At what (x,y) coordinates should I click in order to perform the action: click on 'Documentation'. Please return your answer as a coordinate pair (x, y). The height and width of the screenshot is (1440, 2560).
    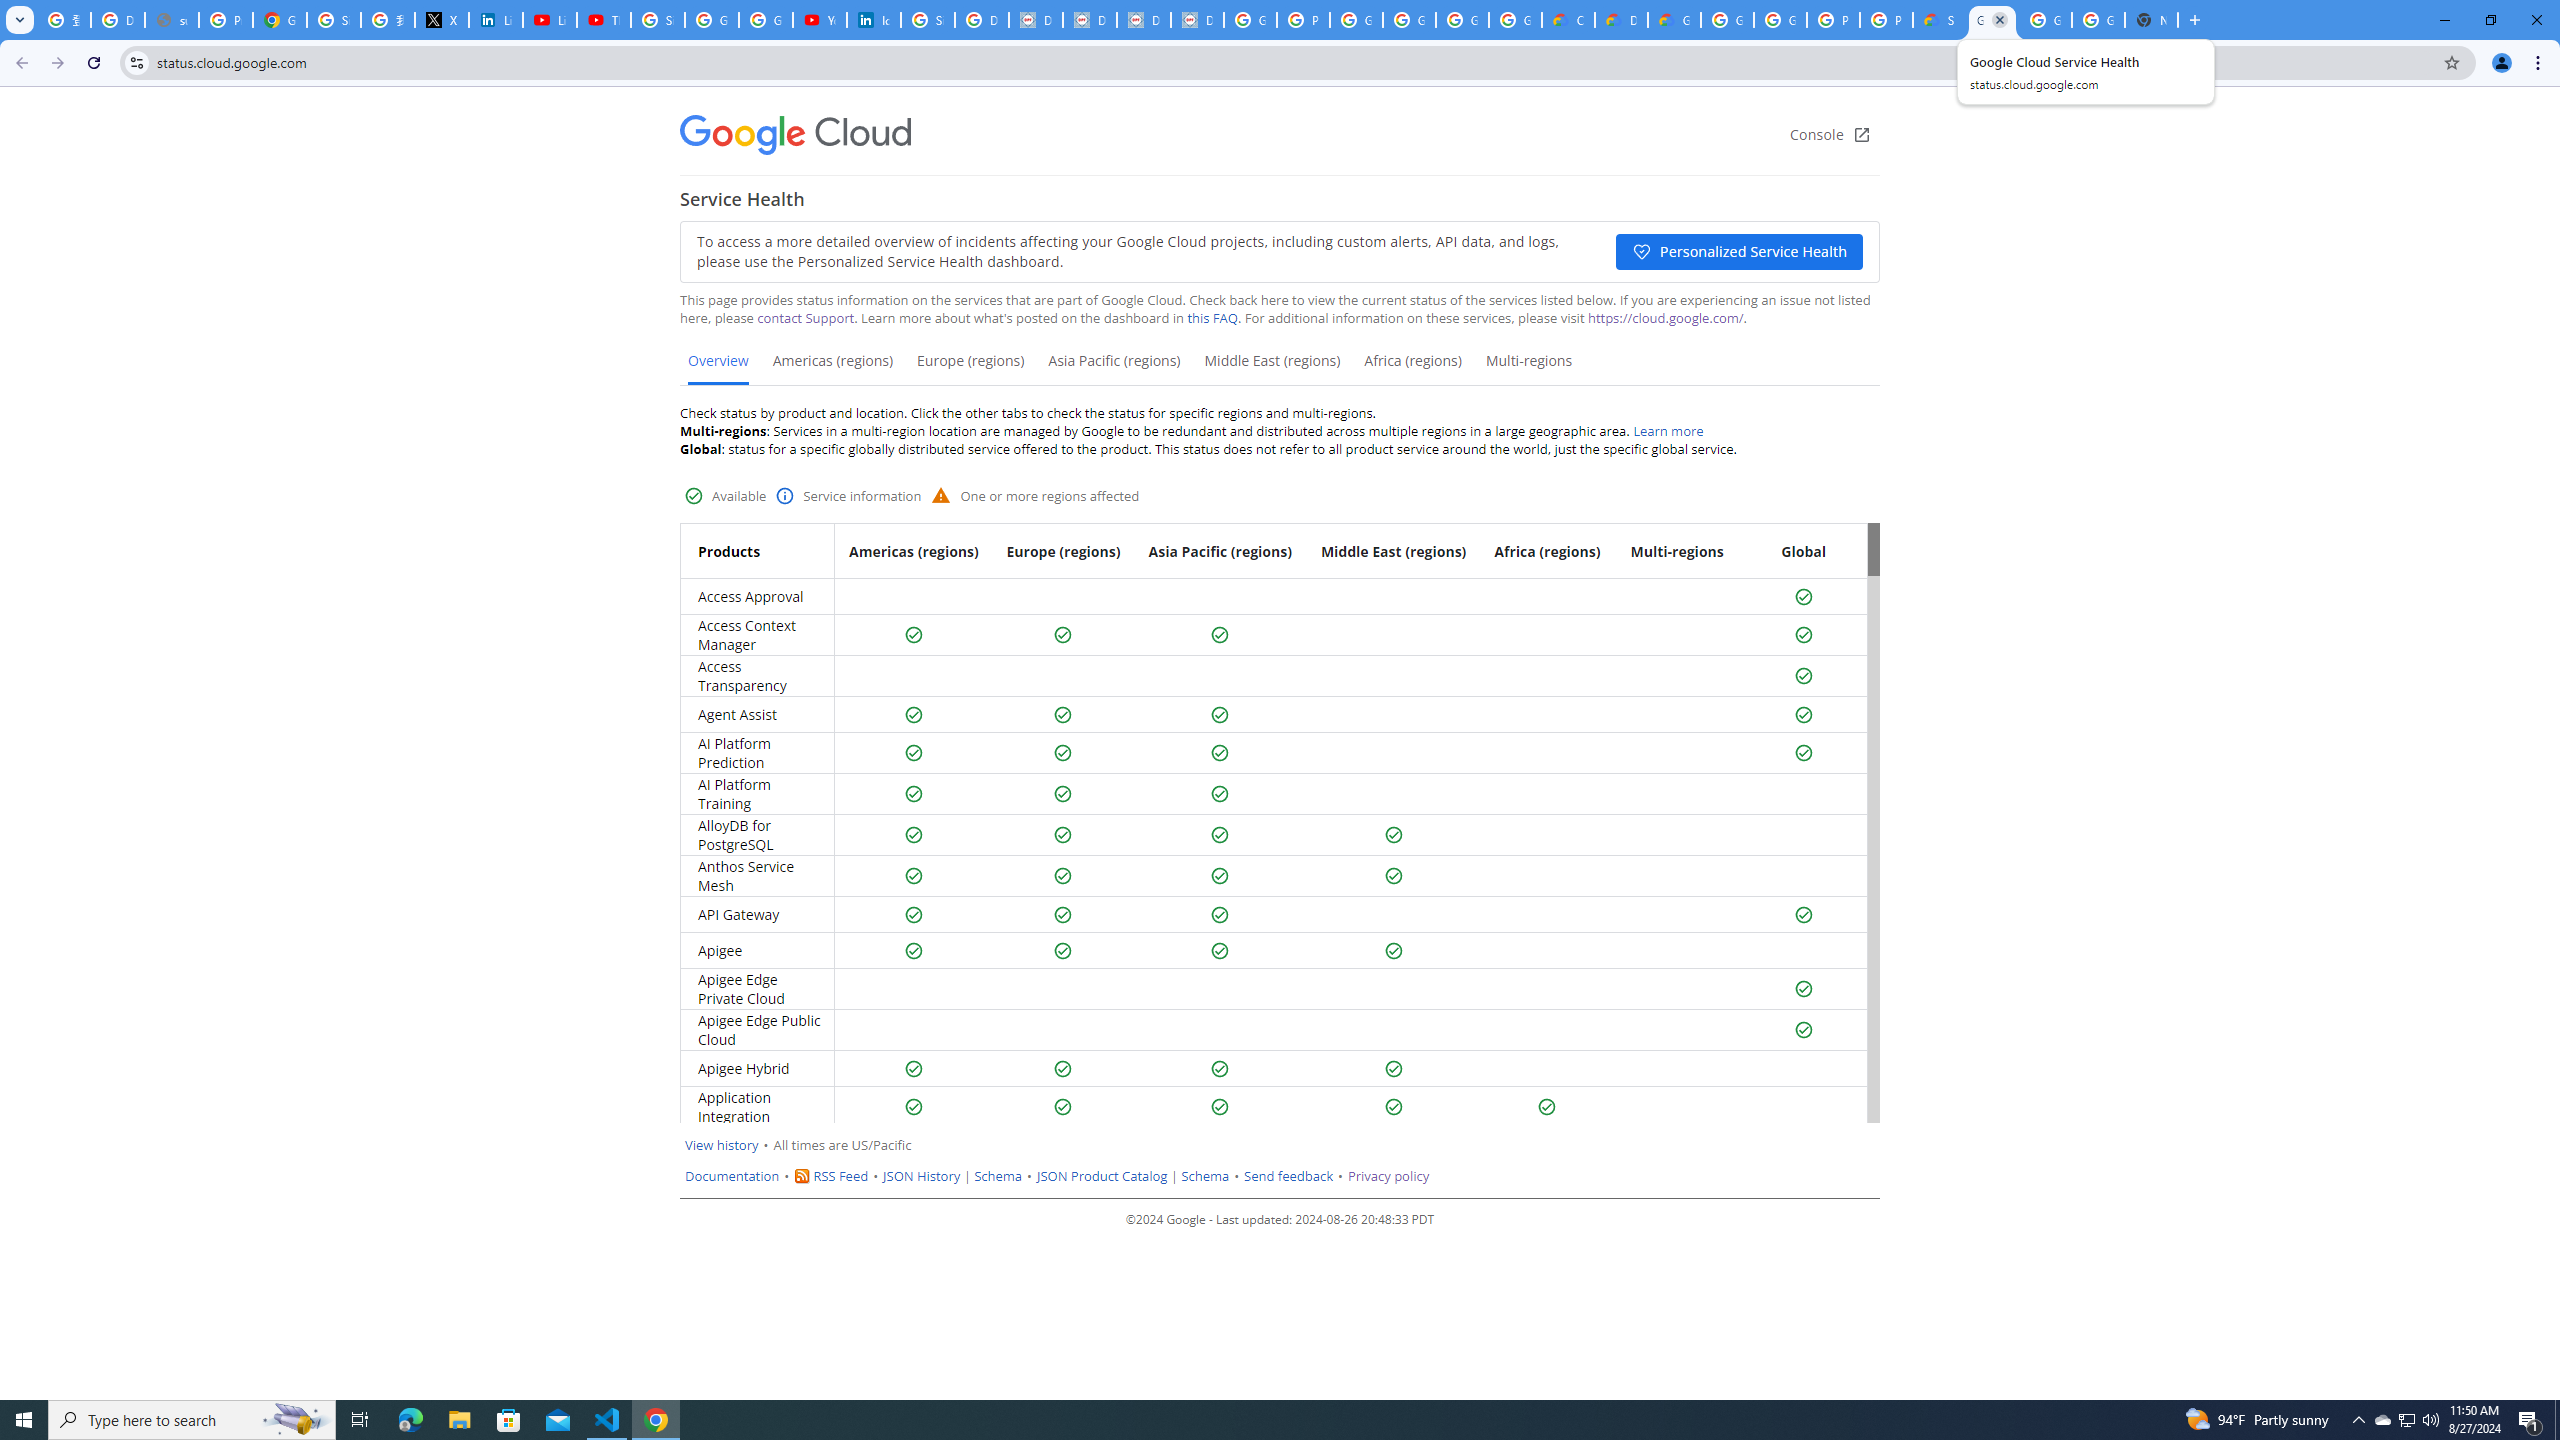
    Looking at the image, I should click on (733, 1175).